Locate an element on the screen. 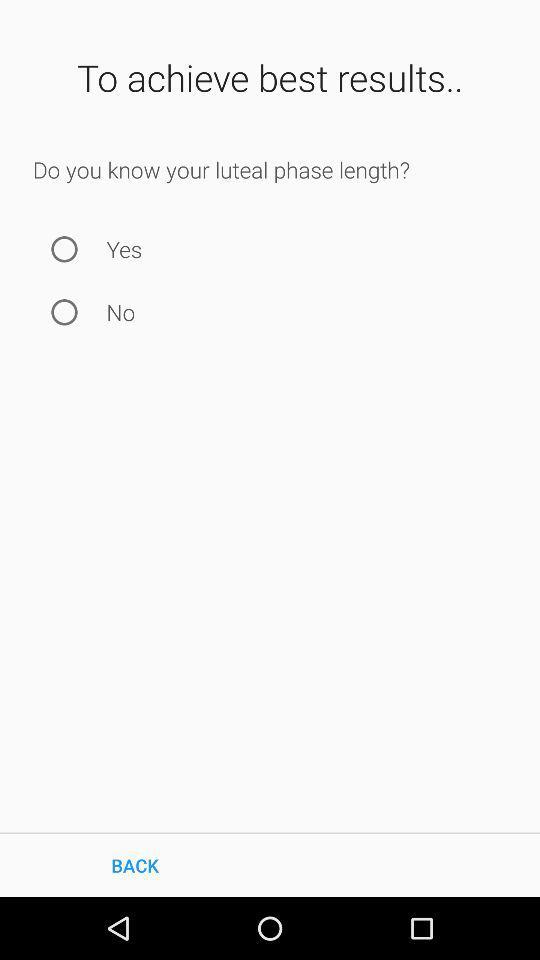  no is located at coordinates (64, 312).